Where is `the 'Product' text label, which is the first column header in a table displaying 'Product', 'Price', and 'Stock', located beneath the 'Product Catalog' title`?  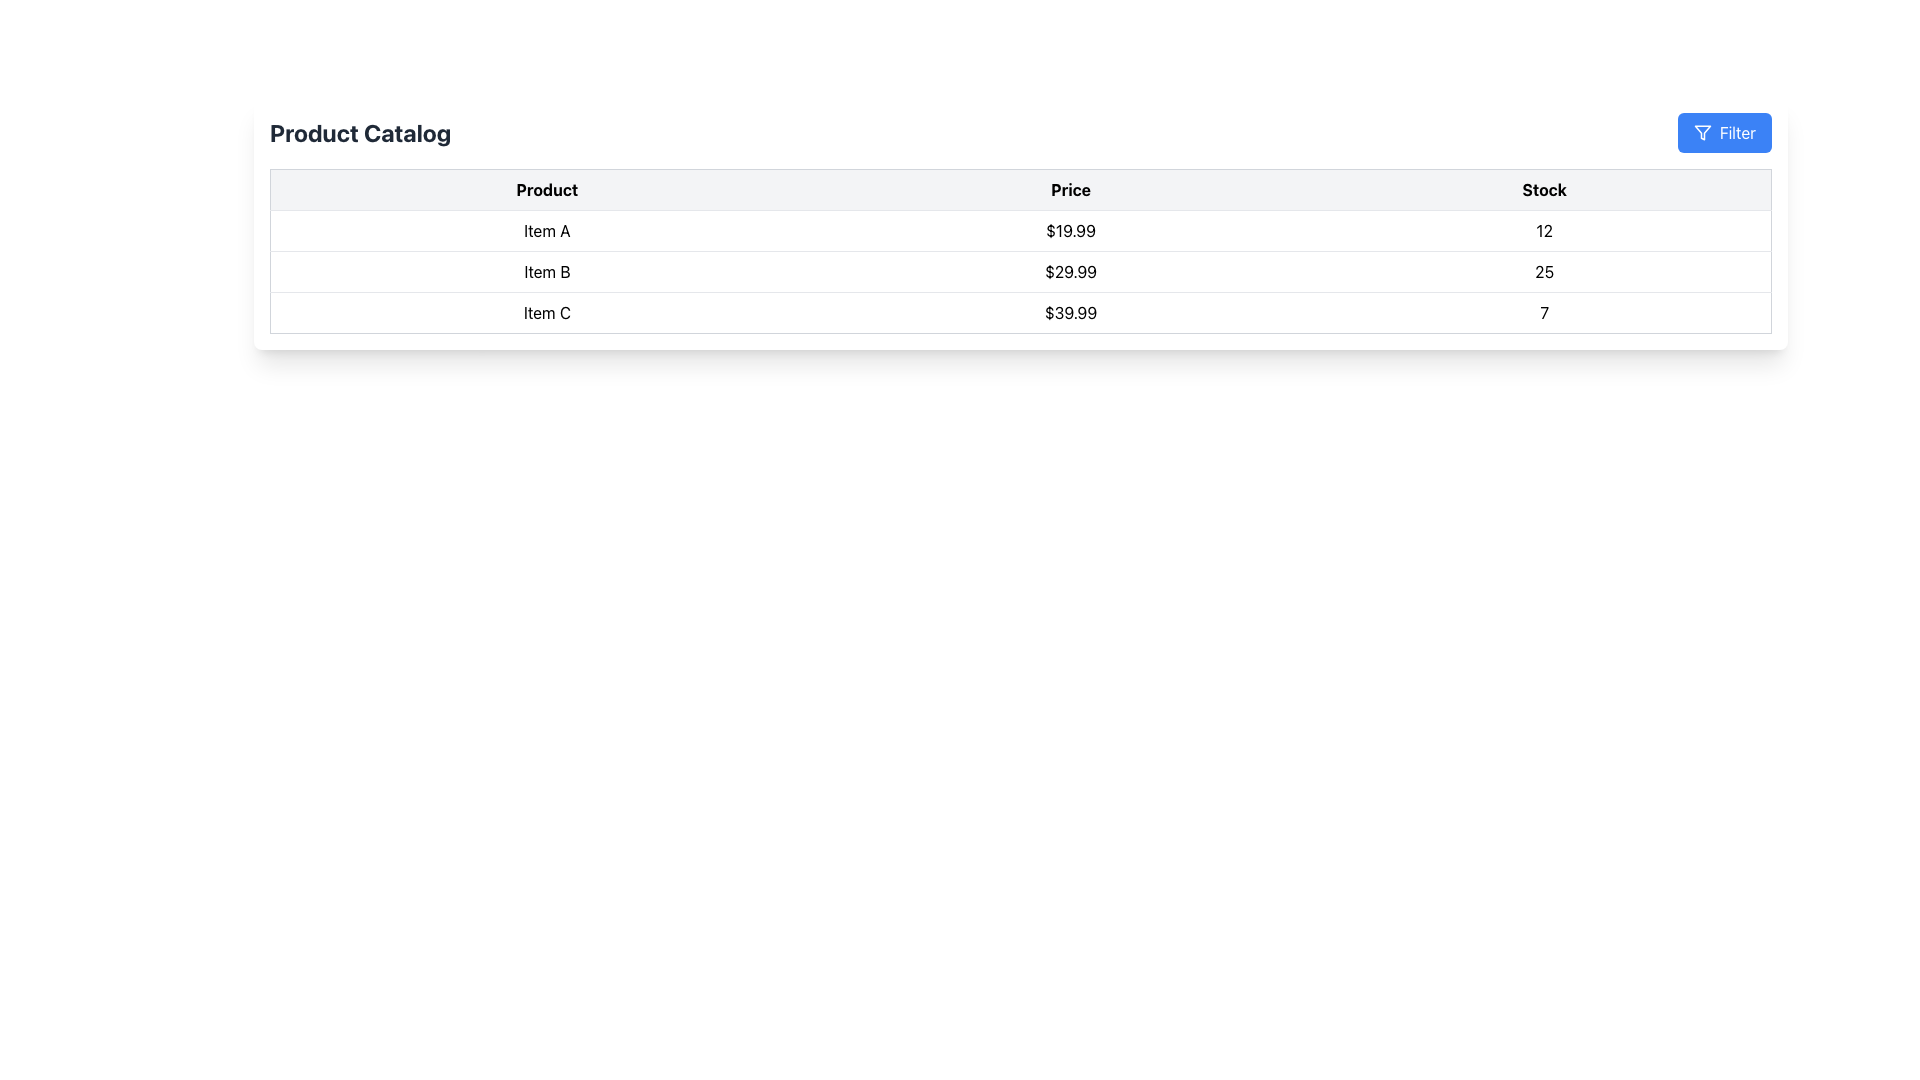 the 'Product' text label, which is the first column header in a table displaying 'Product', 'Price', and 'Stock', located beneath the 'Product Catalog' title is located at coordinates (547, 189).